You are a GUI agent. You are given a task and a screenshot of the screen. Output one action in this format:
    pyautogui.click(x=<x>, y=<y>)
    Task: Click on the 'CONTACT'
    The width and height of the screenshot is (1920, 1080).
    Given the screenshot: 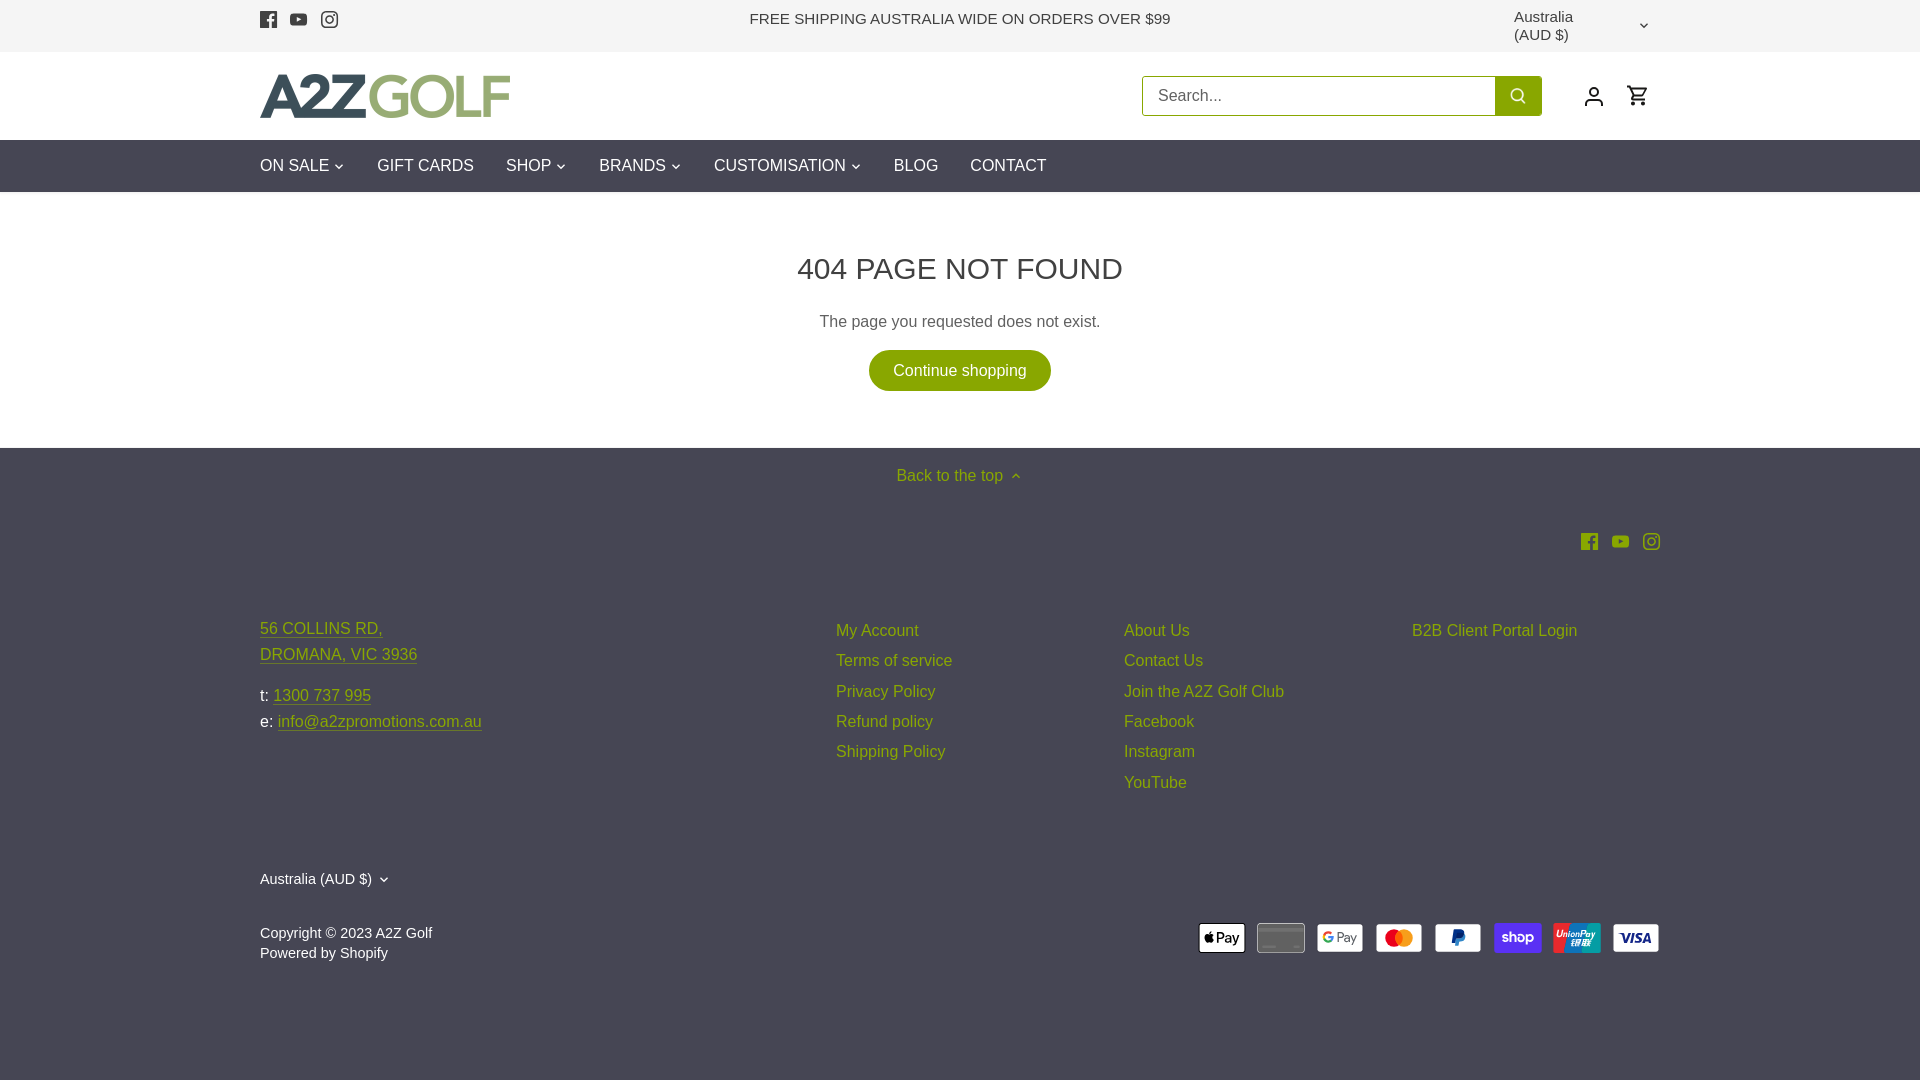 What is the action you would take?
    pyautogui.click(x=953, y=165)
    